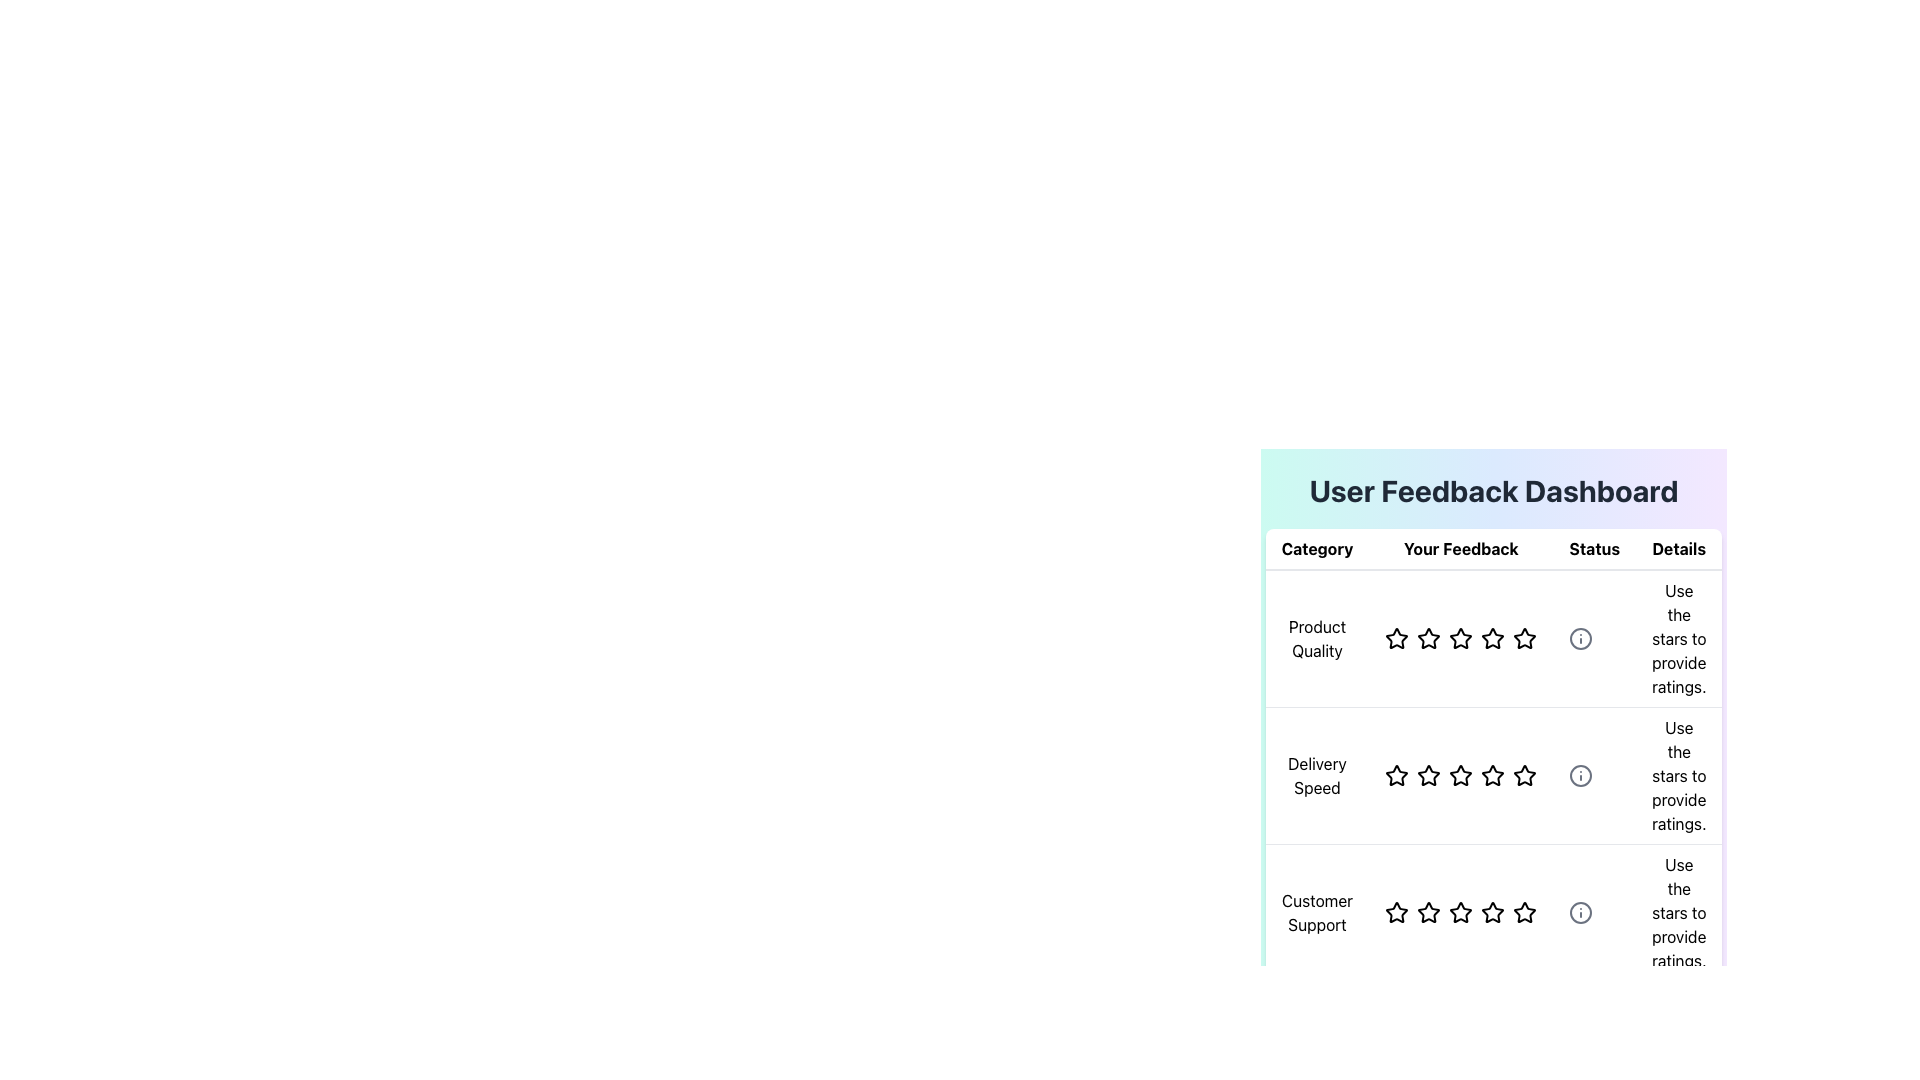  I want to click on the 'Delivery Speed' text label element, which is centrally aligned and displayed in black within a table under the 'Category' column, so click(1317, 774).